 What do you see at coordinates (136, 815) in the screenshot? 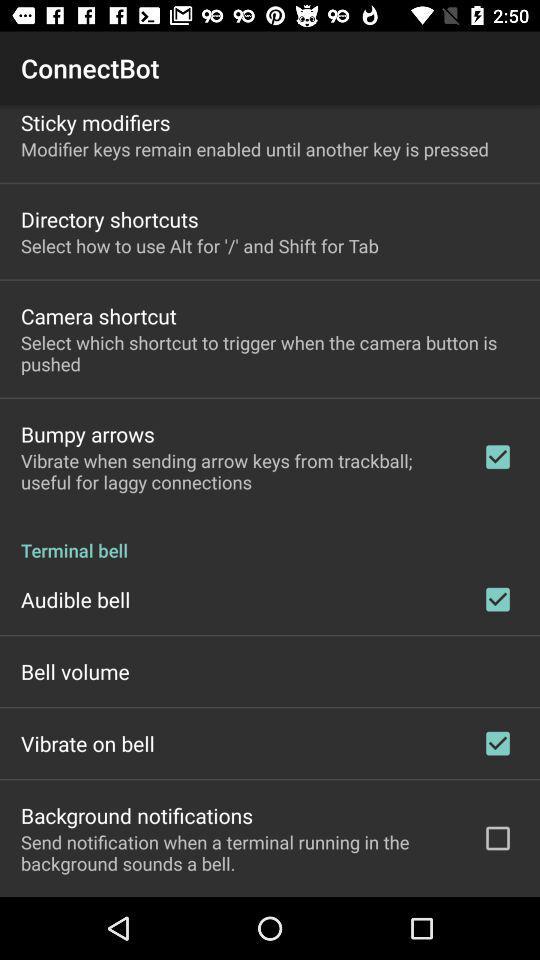
I see `the background notifications item` at bounding box center [136, 815].